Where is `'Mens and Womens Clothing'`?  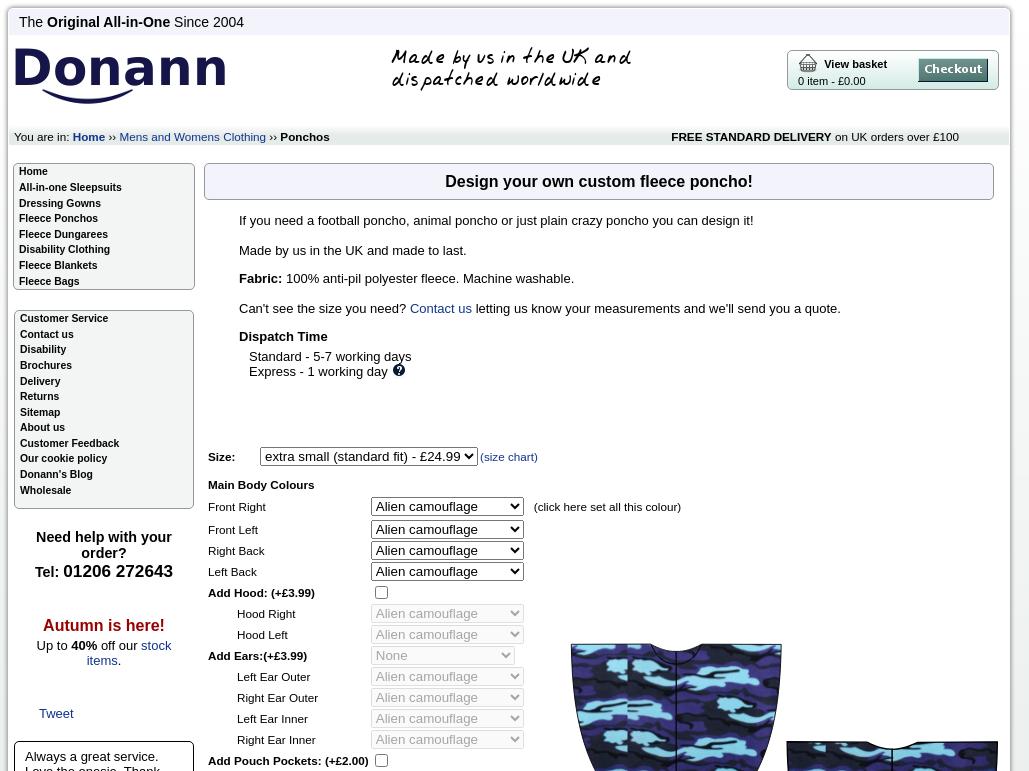
'Mens and Womens Clothing' is located at coordinates (192, 136).